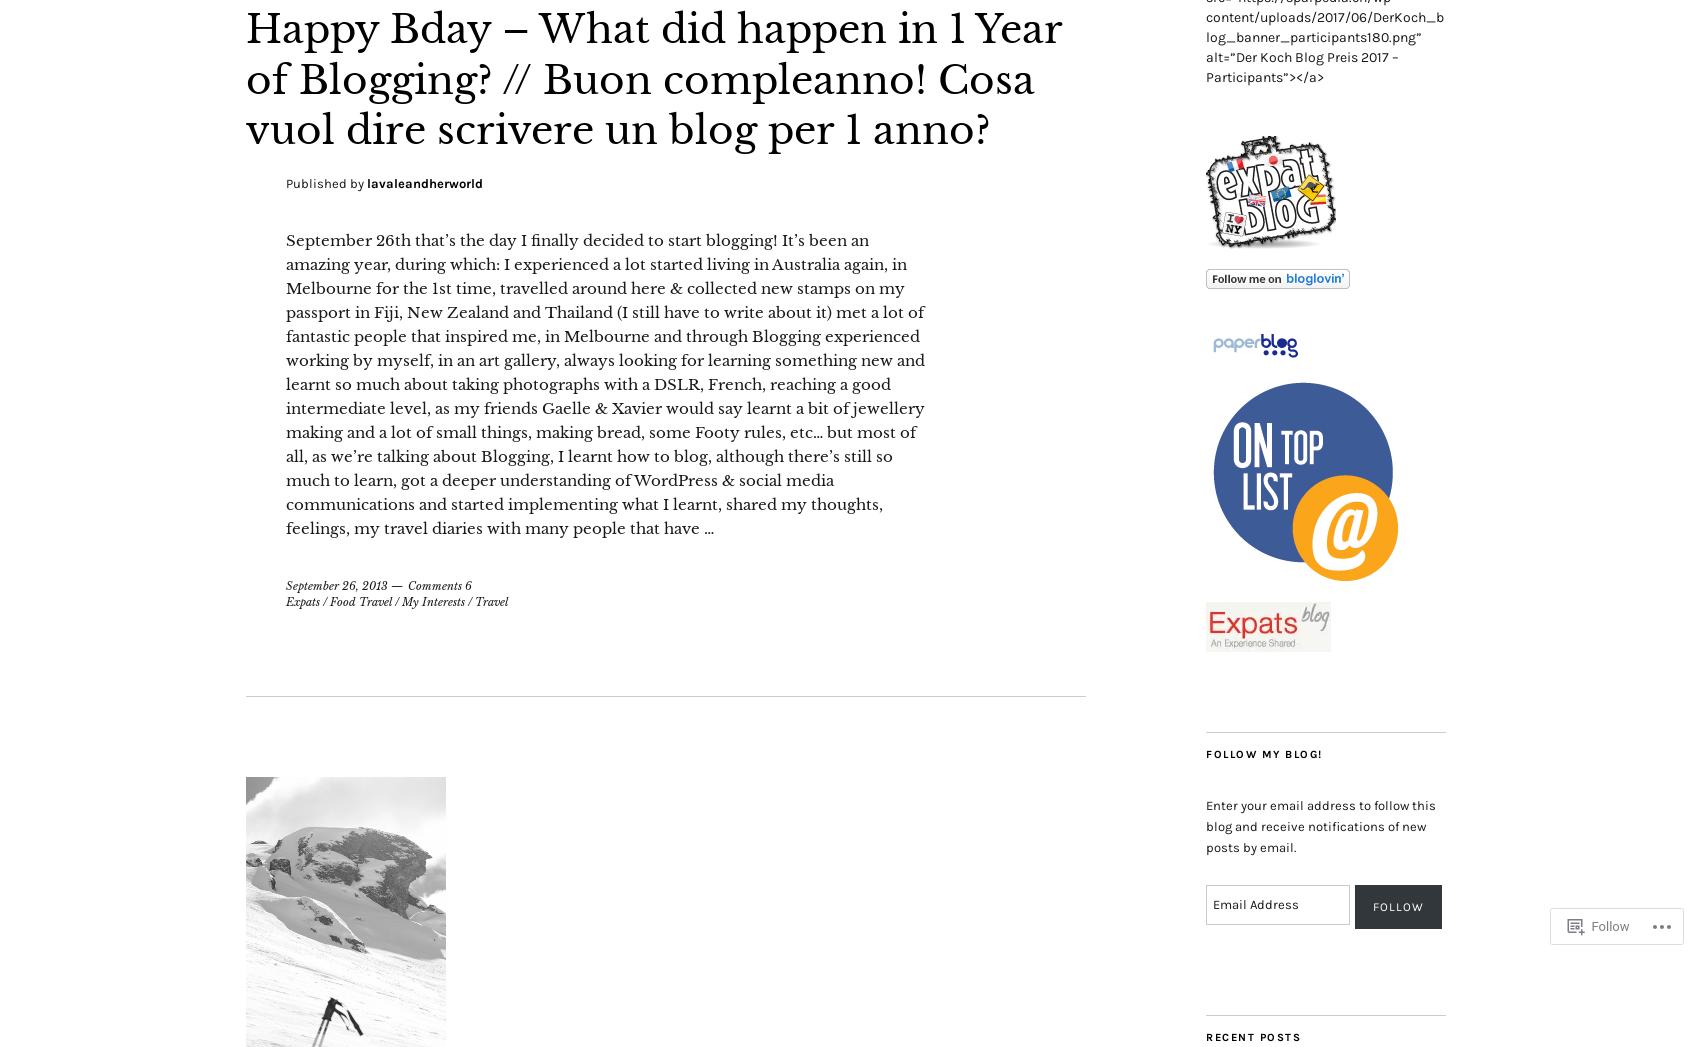  Describe the element at coordinates (325, 232) in the screenshot. I see `'Published by'` at that location.